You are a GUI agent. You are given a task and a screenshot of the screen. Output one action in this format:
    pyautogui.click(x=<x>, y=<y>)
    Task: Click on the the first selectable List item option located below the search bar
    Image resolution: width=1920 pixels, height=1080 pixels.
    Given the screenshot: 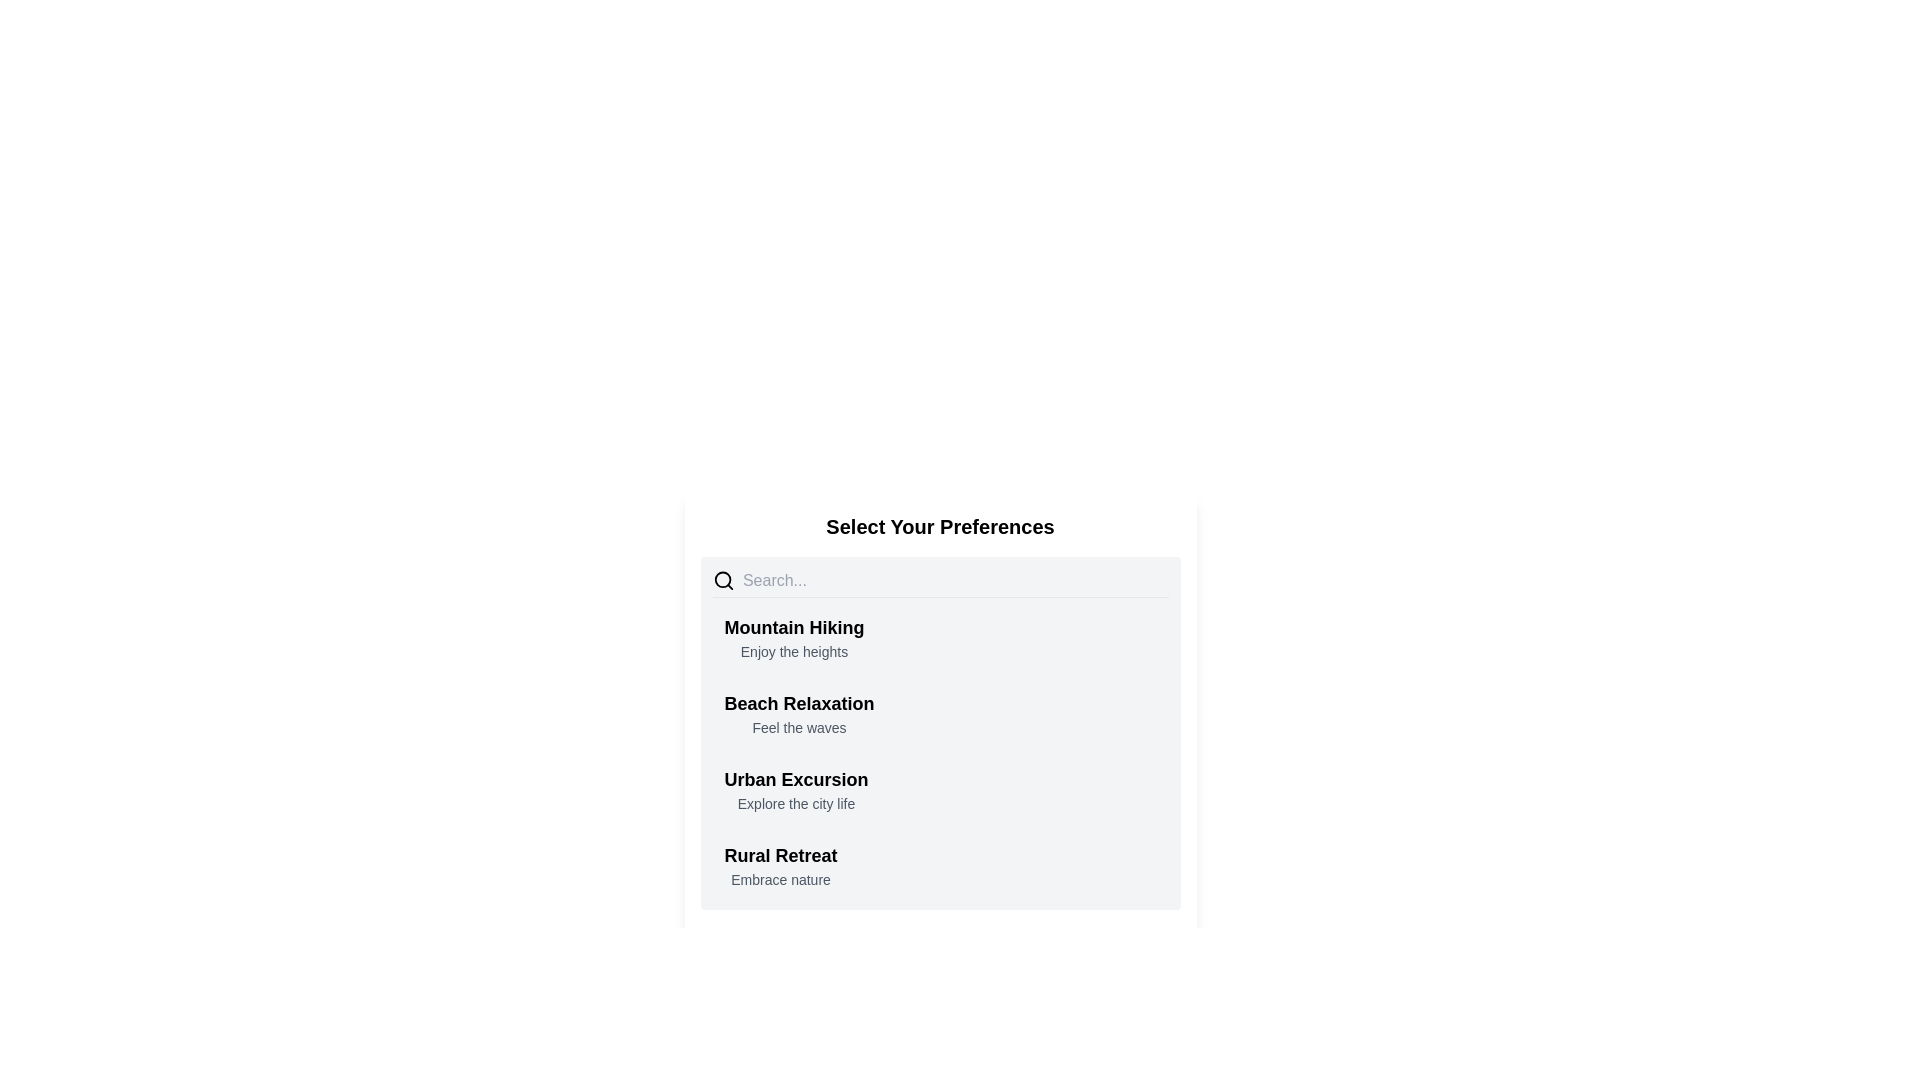 What is the action you would take?
    pyautogui.click(x=939, y=637)
    